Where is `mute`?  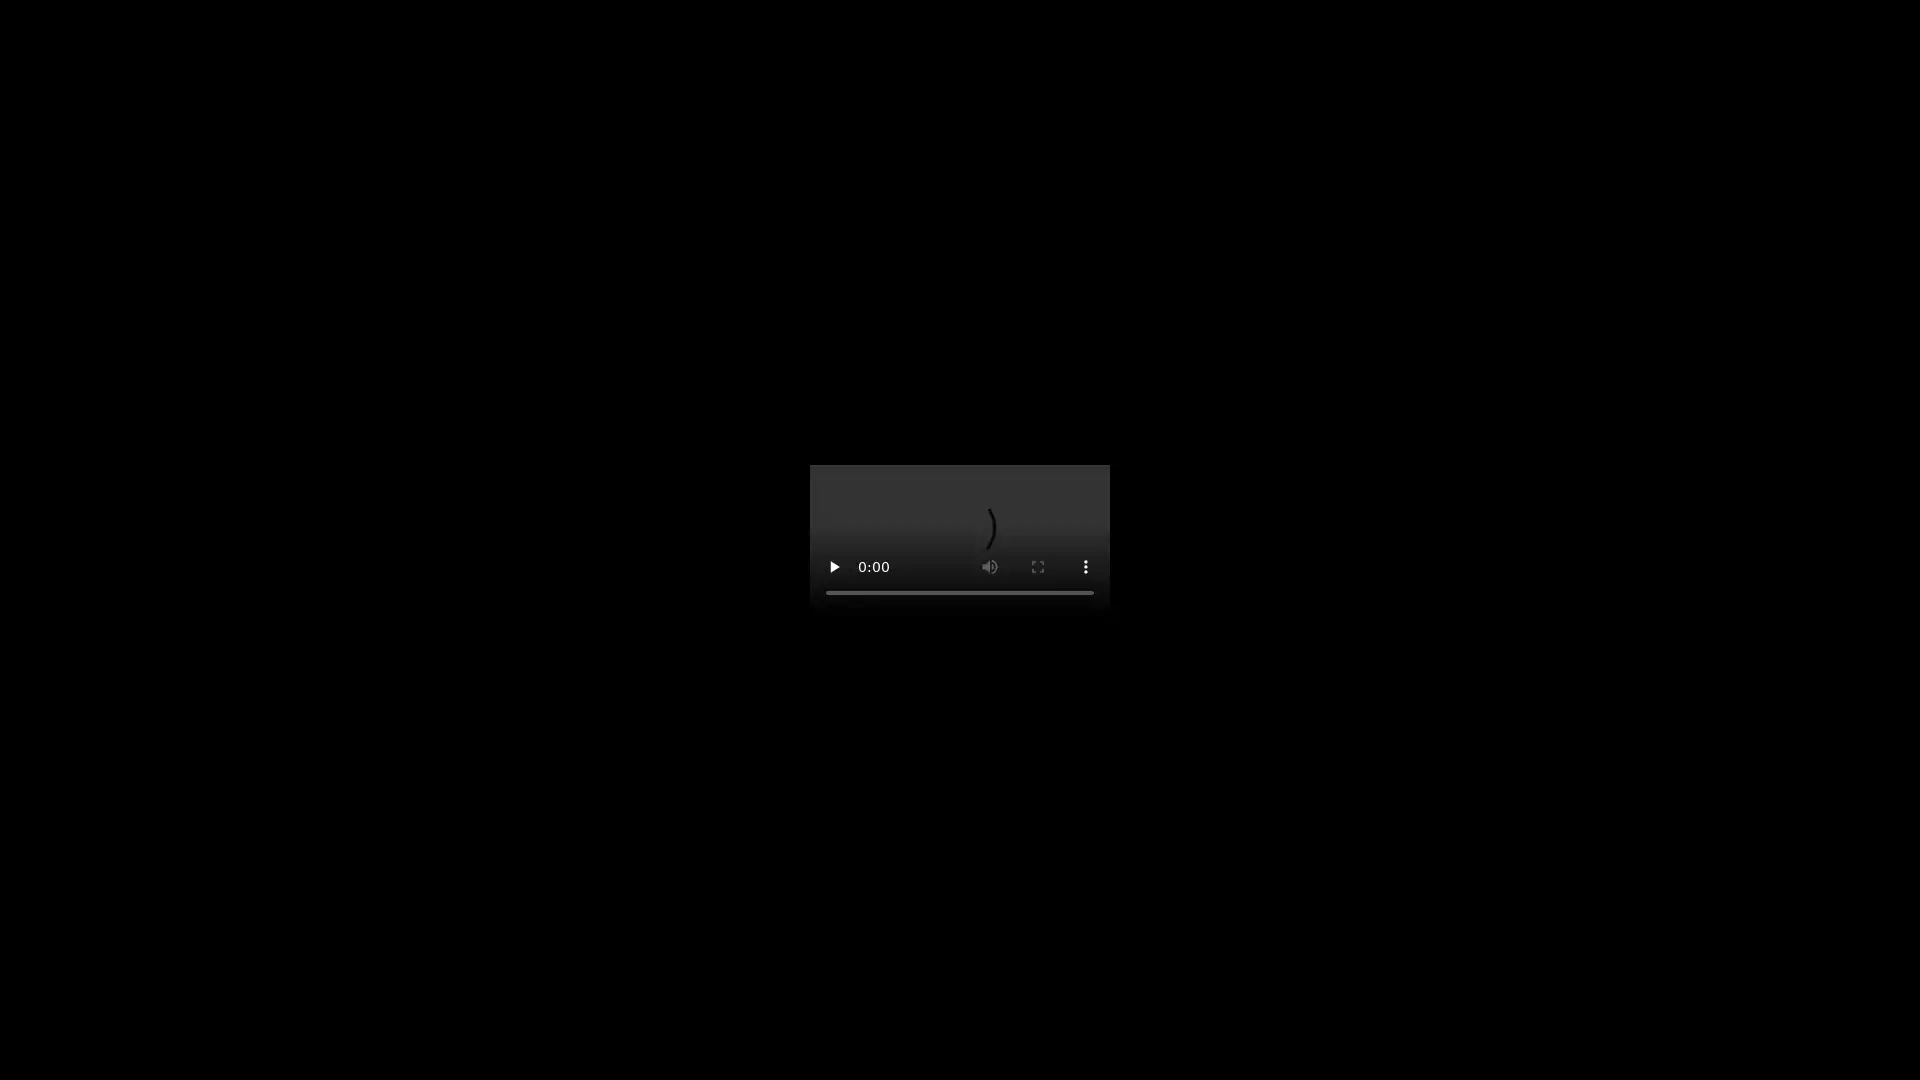 mute is located at coordinates (989, 567).